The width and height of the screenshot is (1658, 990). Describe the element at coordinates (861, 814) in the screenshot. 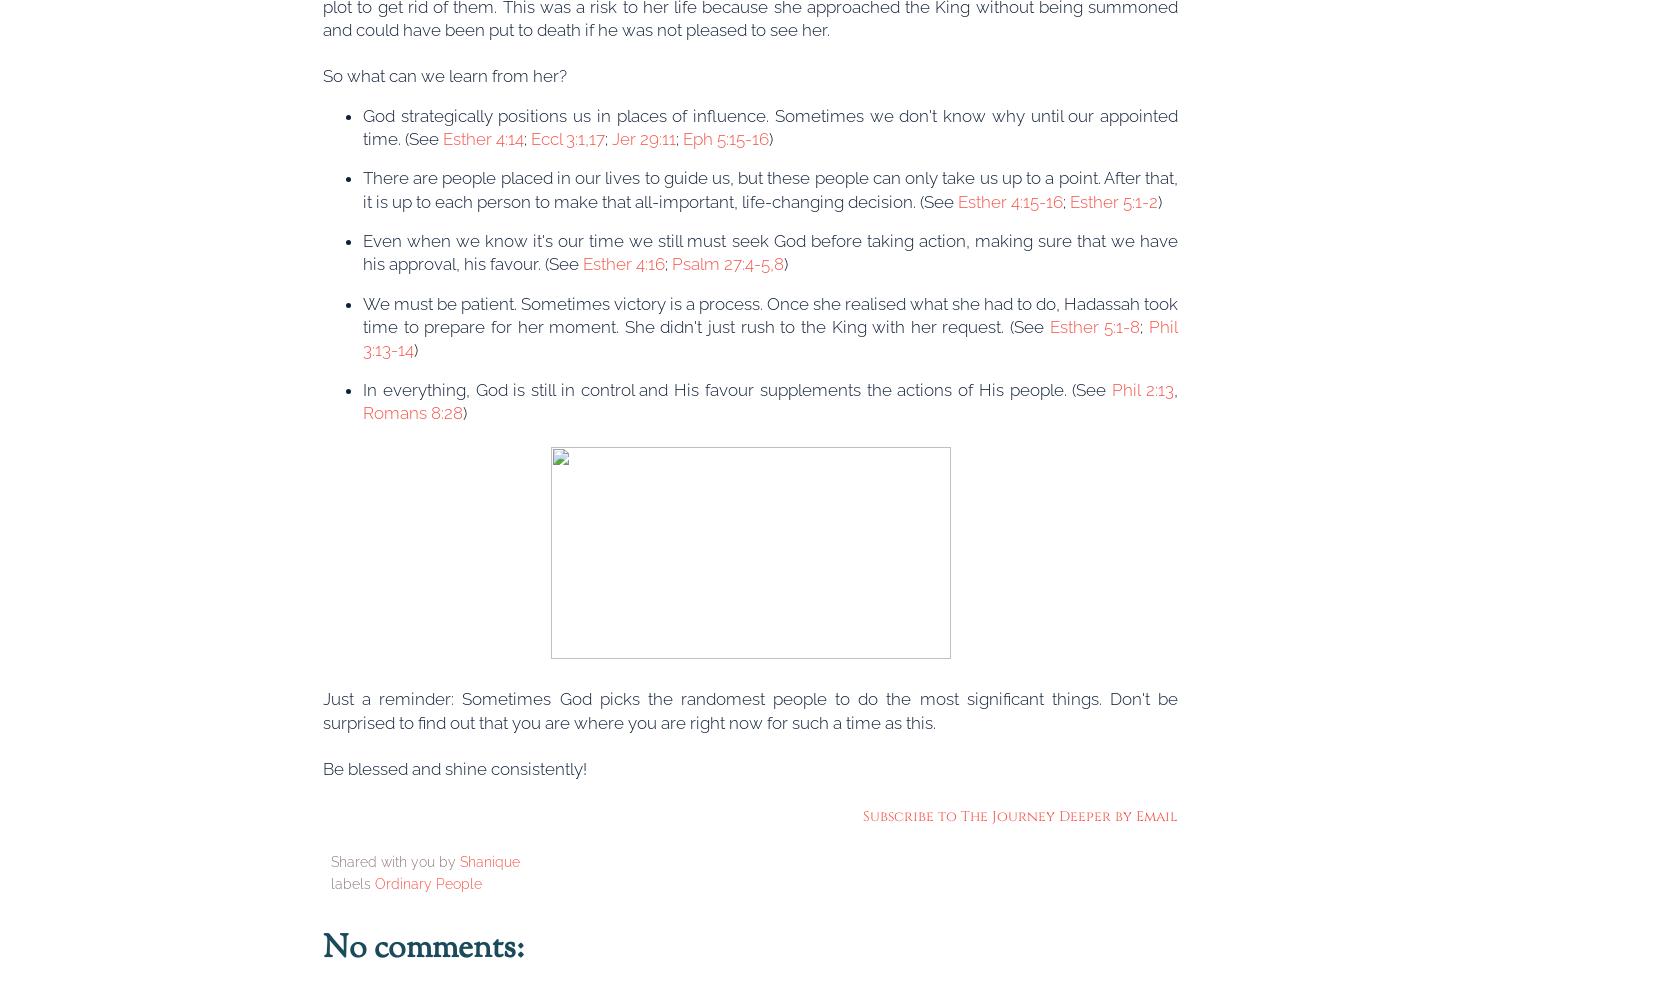

I see `'Subscribe to The Journey Deeper by Email'` at that location.